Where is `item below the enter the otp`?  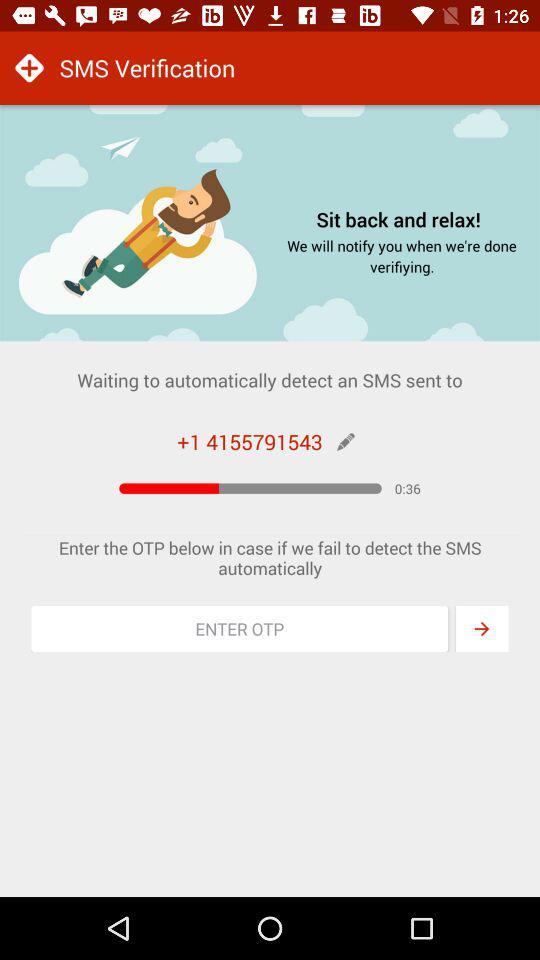 item below the enter the otp is located at coordinates (239, 628).